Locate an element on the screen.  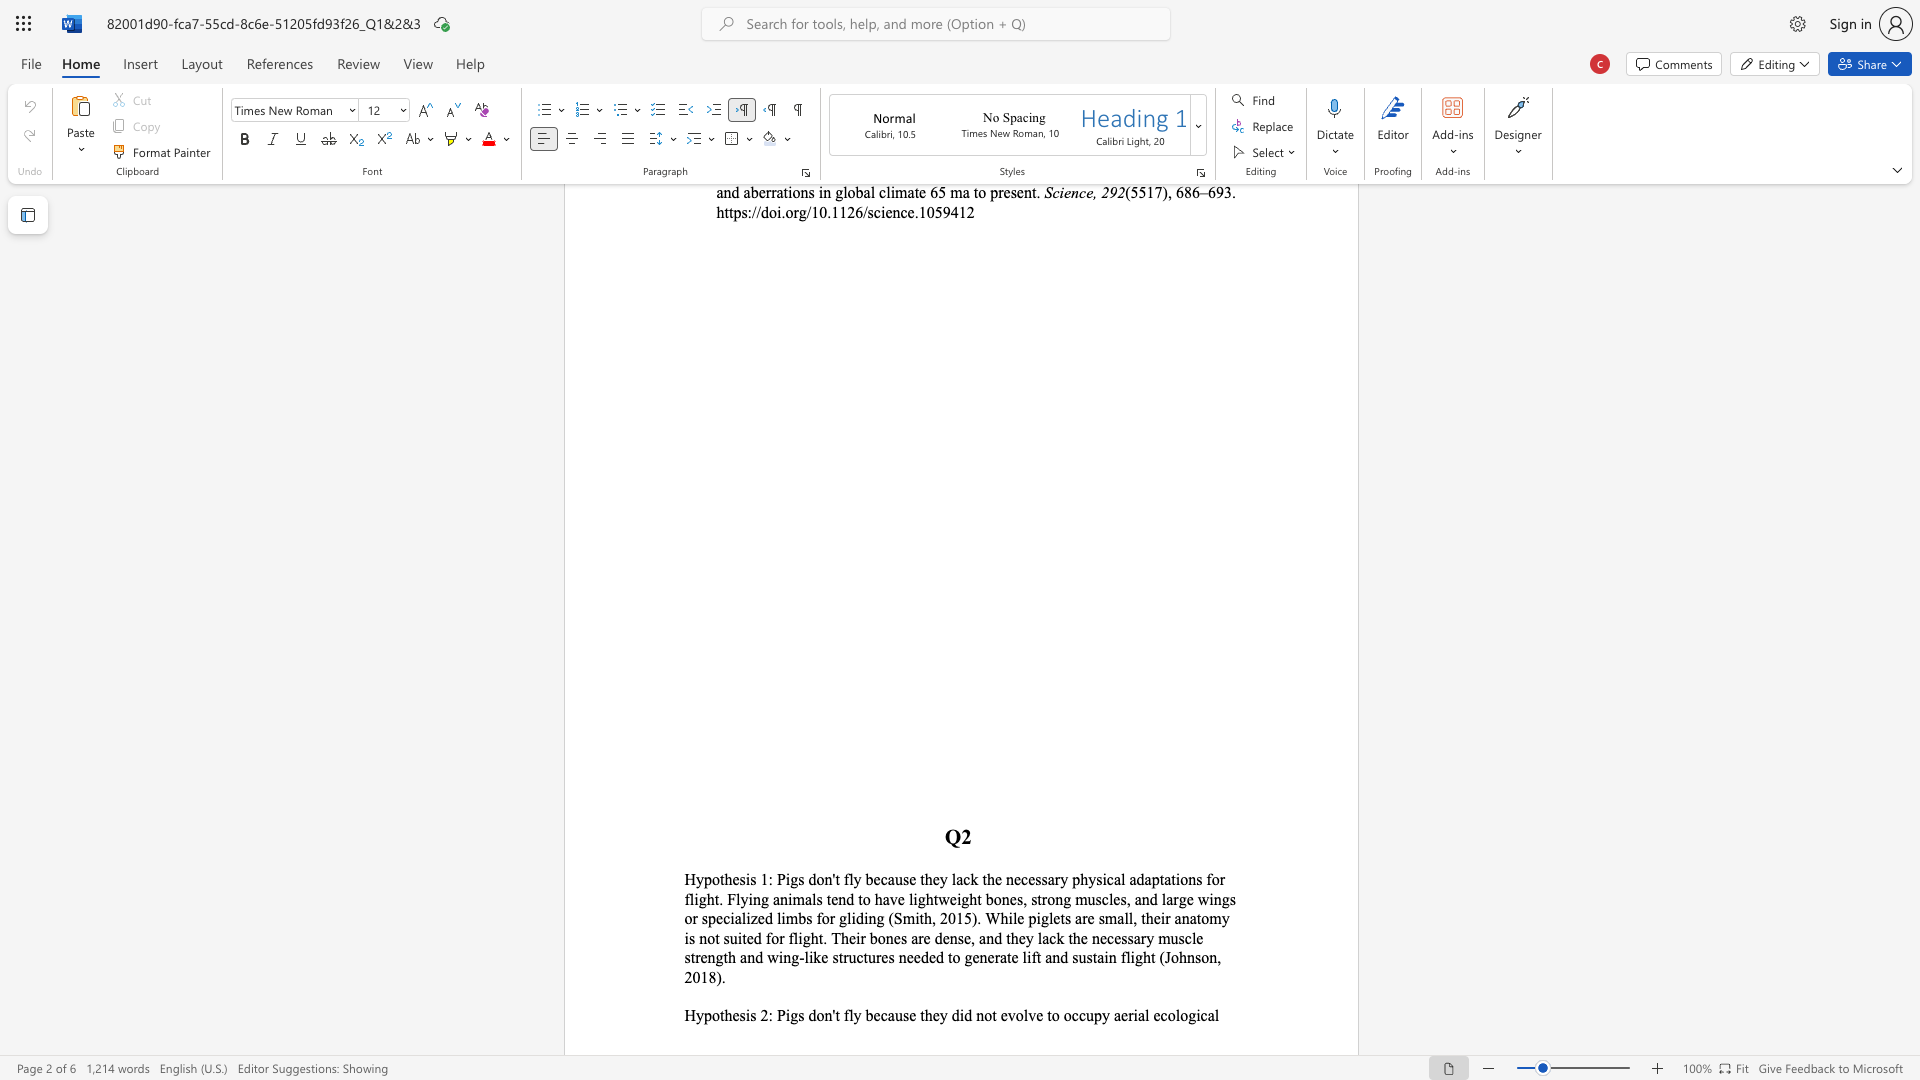
the 1th character "t" in the text is located at coordinates (721, 878).